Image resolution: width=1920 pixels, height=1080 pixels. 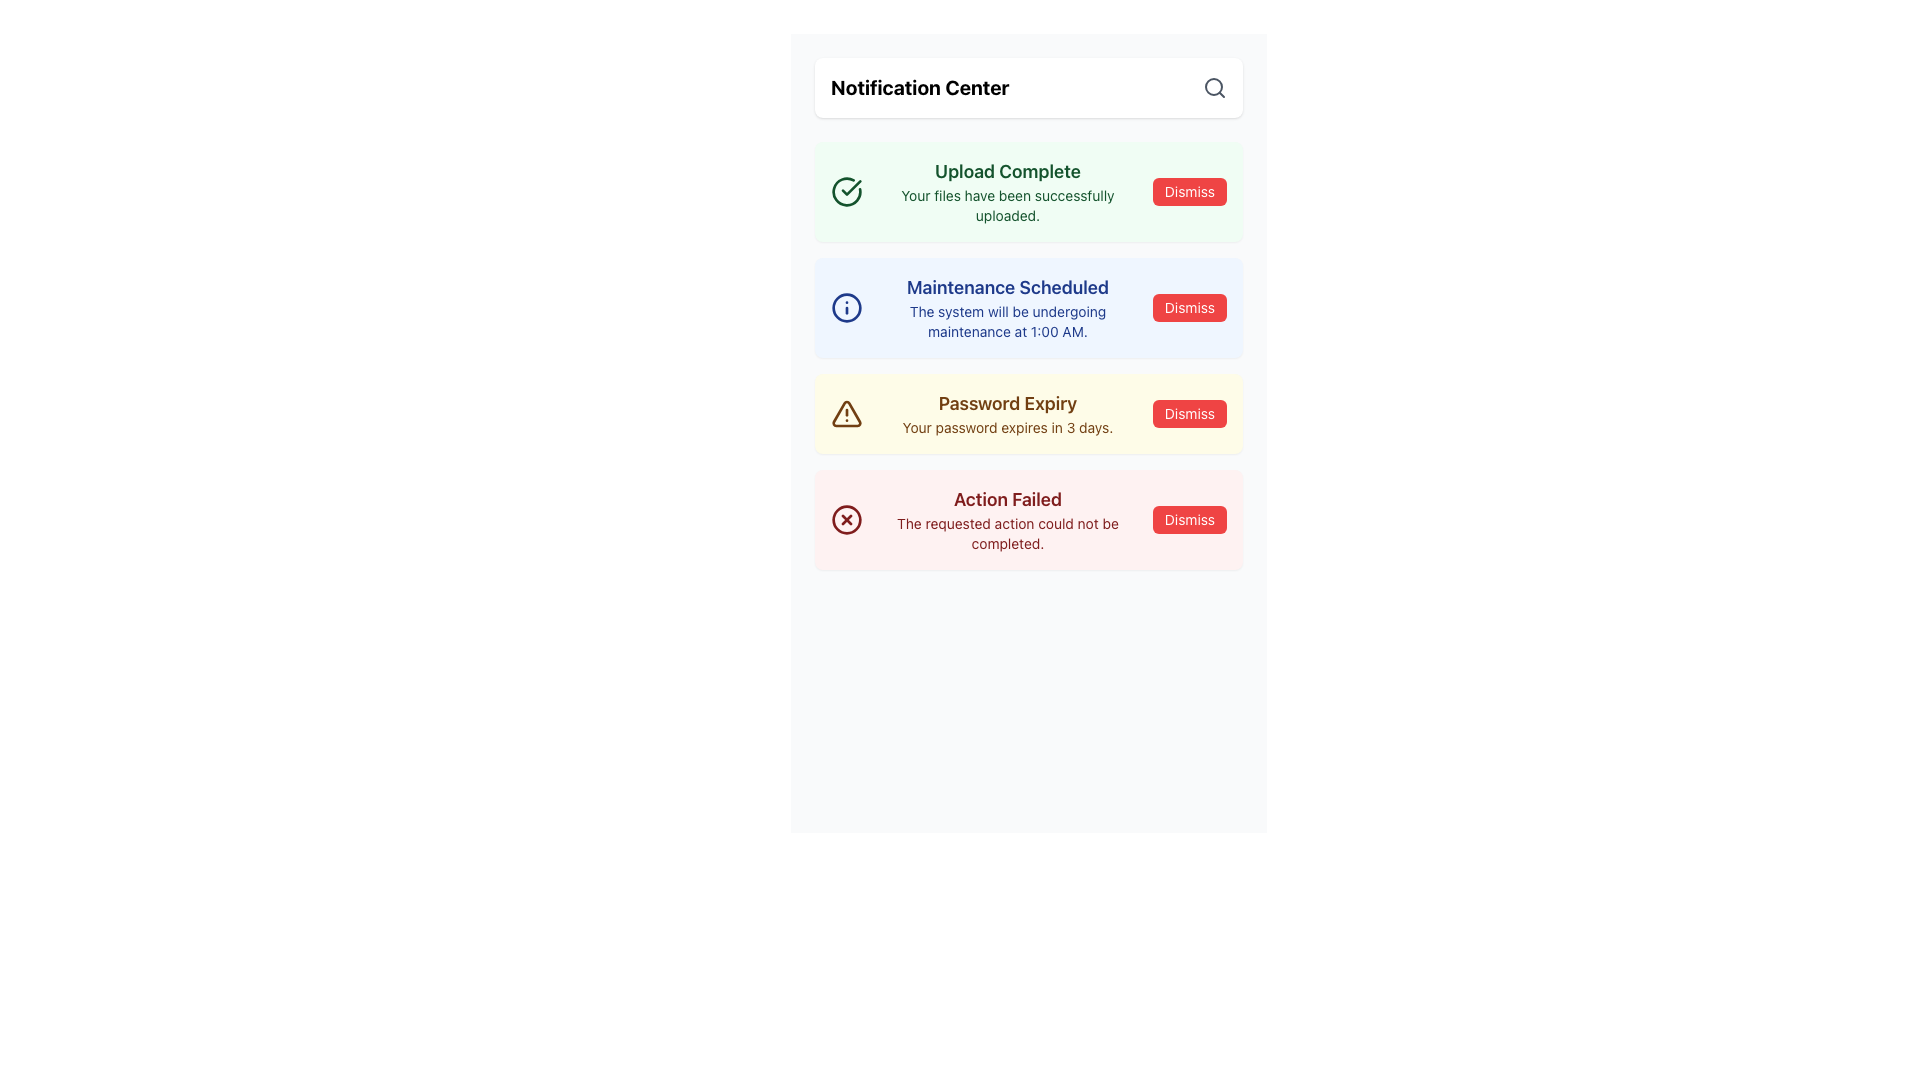 What do you see at coordinates (1008, 308) in the screenshot?
I see `the text notification element located in the second notification card under the 'Notification Center', which informs the user about the scheduled maintenance of the system` at bounding box center [1008, 308].